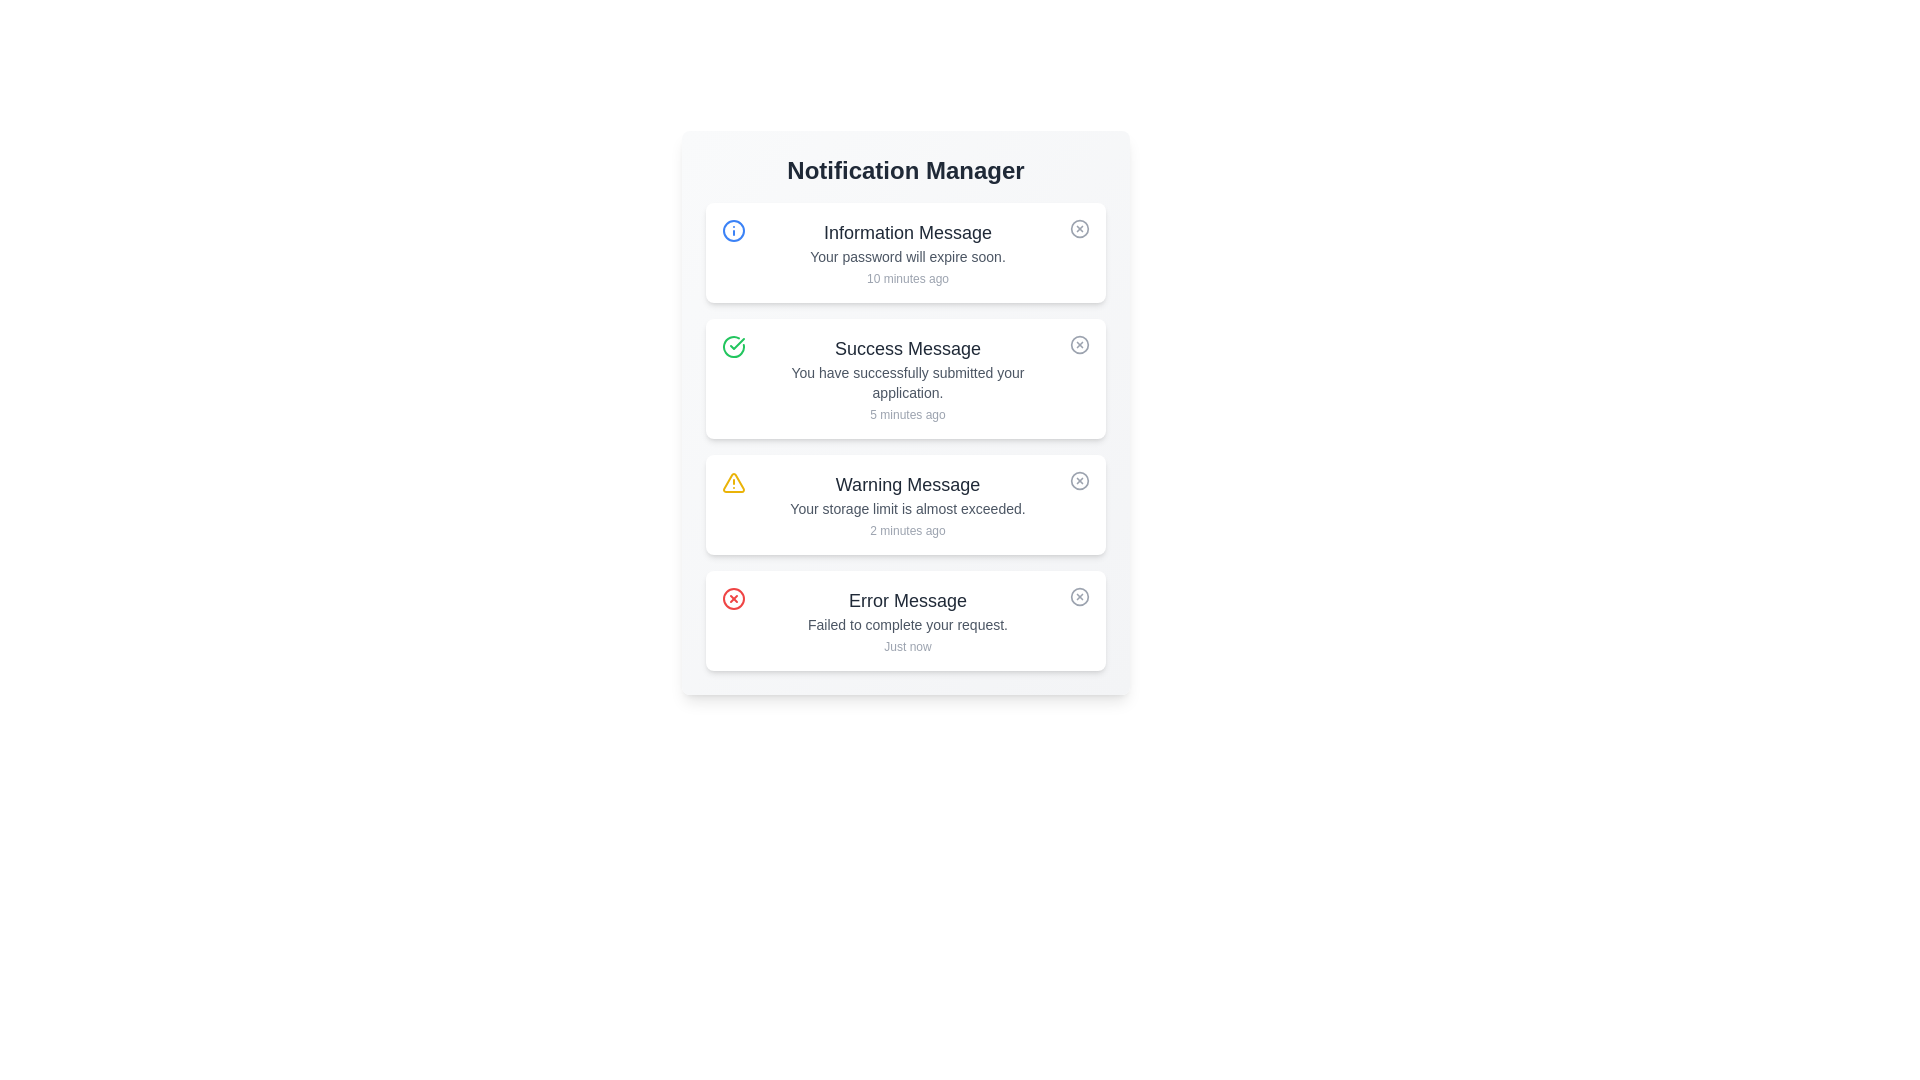  What do you see at coordinates (906, 382) in the screenshot?
I see `information displayed in the text label that states 'You have successfully submitted your application.' located in the second notification card under the title 'Success Message.'` at bounding box center [906, 382].